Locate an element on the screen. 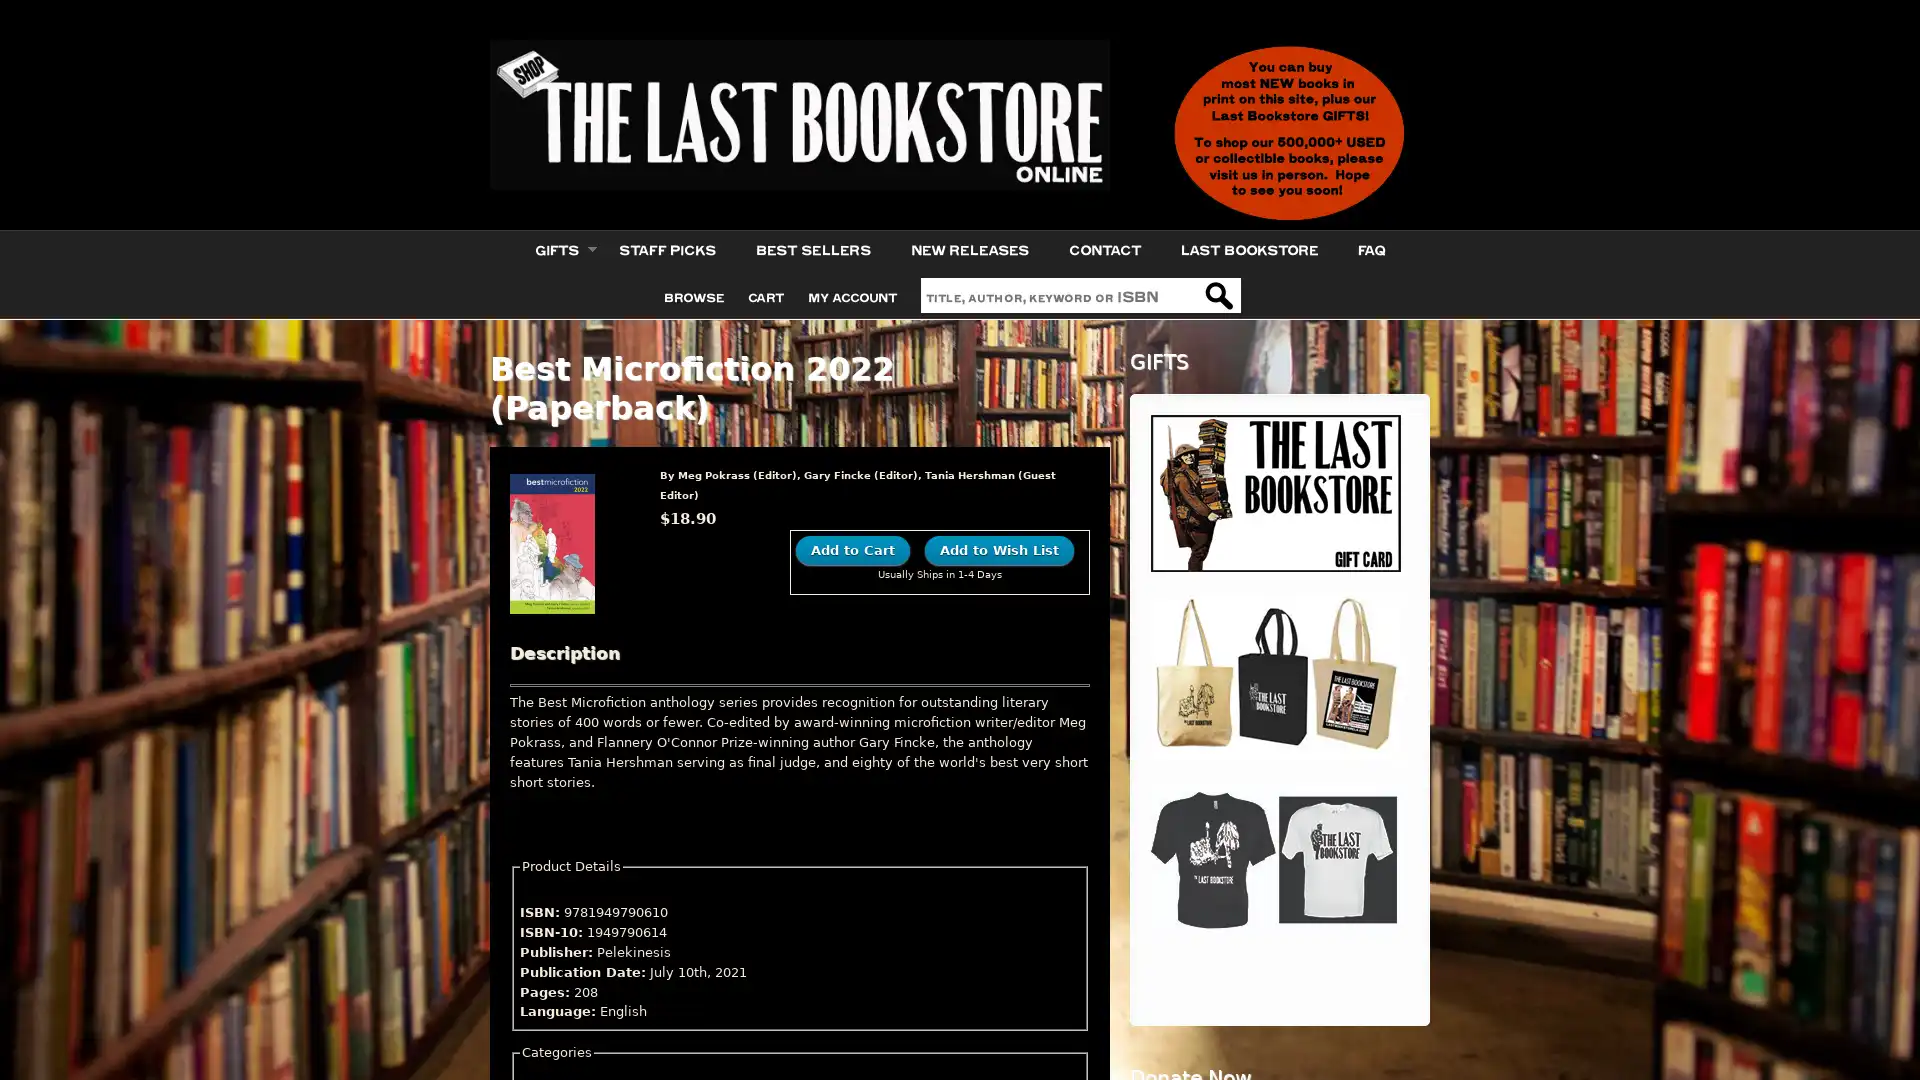  Add to Cart is located at coordinates (853, 549).